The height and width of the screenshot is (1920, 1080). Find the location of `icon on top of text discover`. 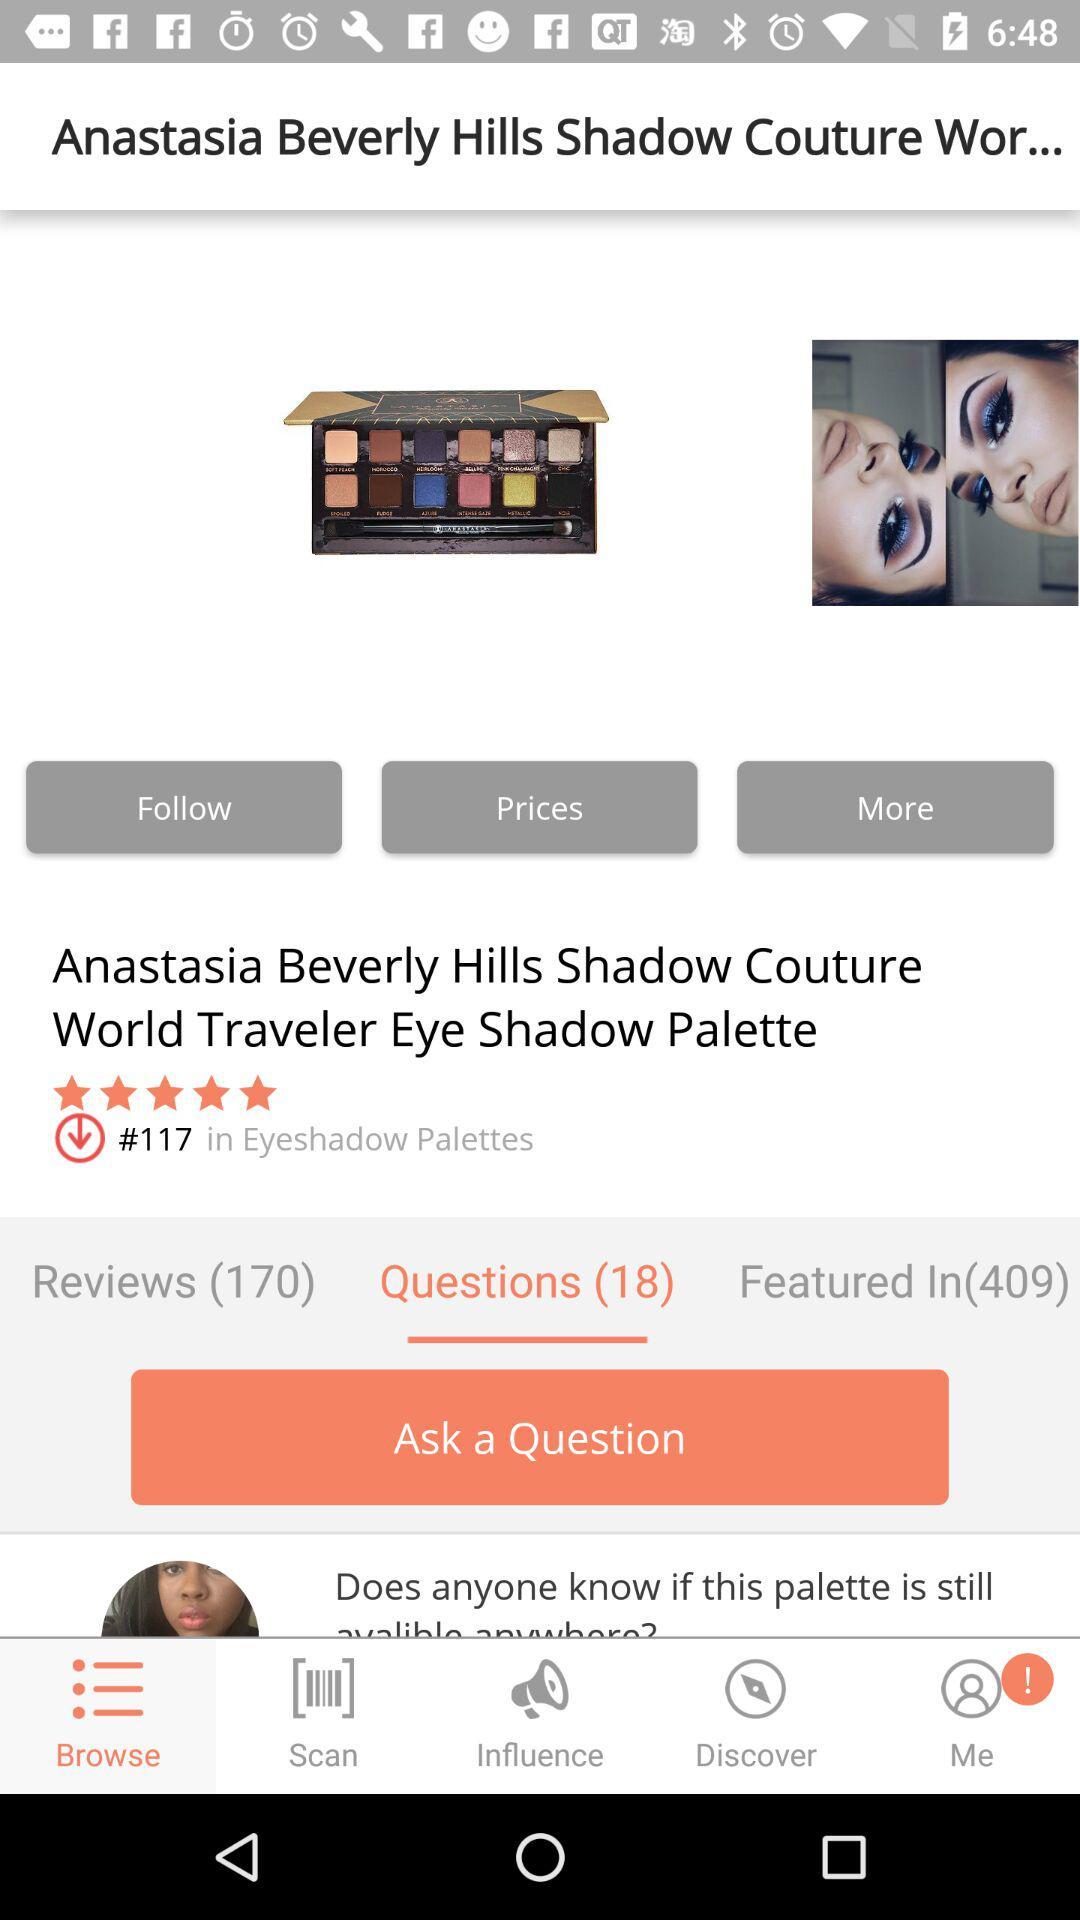

icon on top of text discover is located at coordinates (756, 1687).